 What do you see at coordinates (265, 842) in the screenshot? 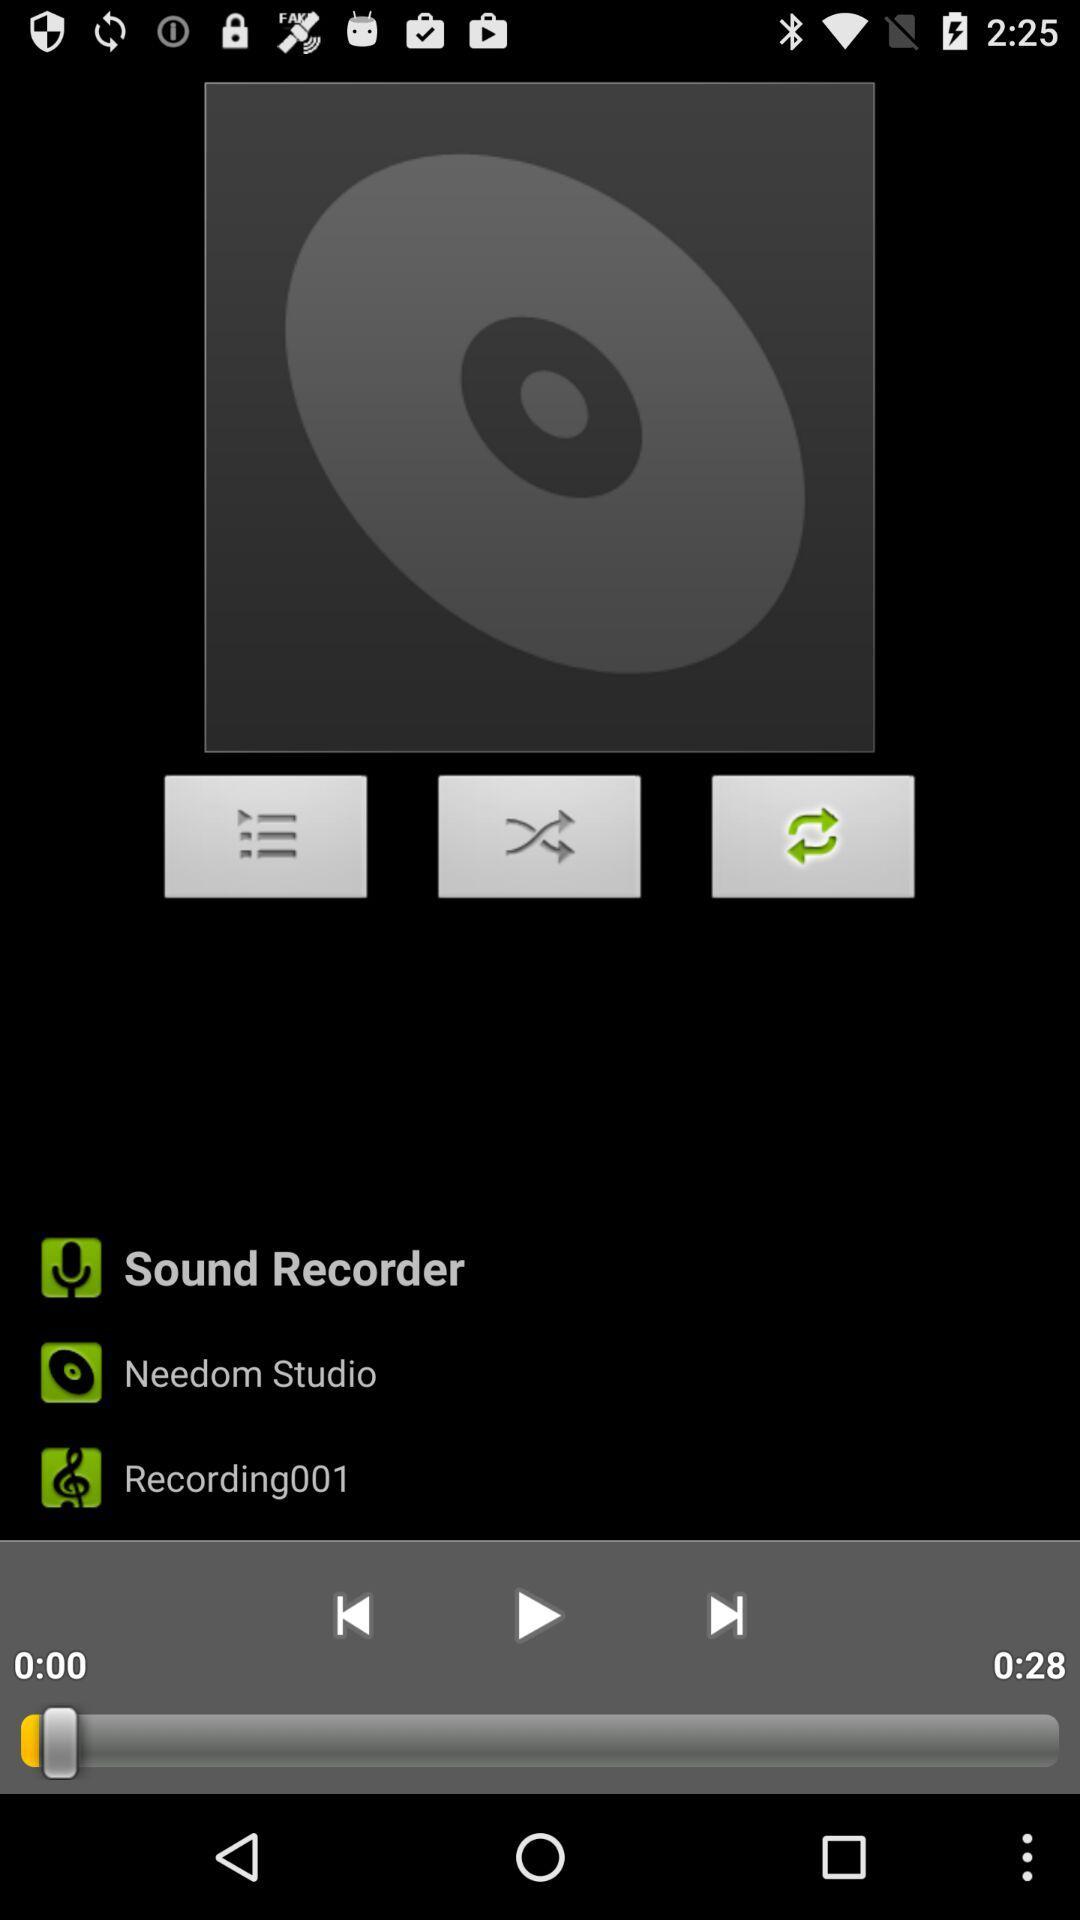
I see `the icon above the sound recorder item` at bounding box center [265, 842].